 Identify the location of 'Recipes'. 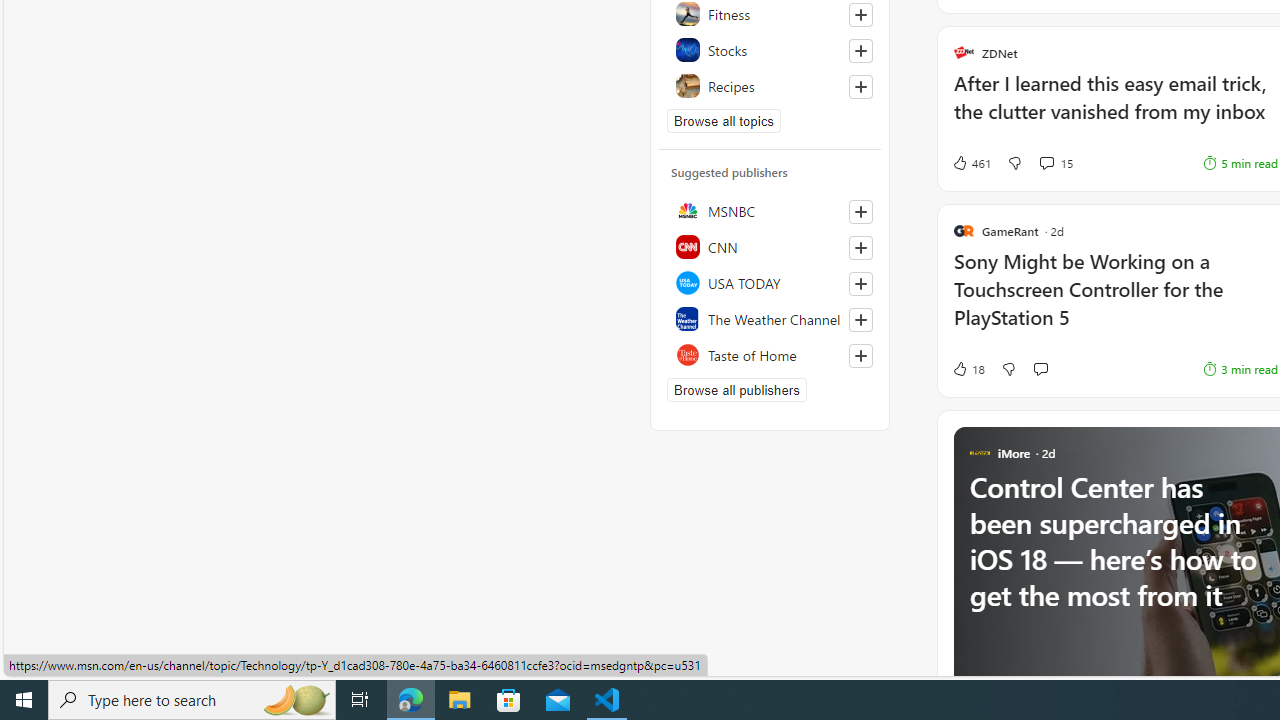
(769, 85).